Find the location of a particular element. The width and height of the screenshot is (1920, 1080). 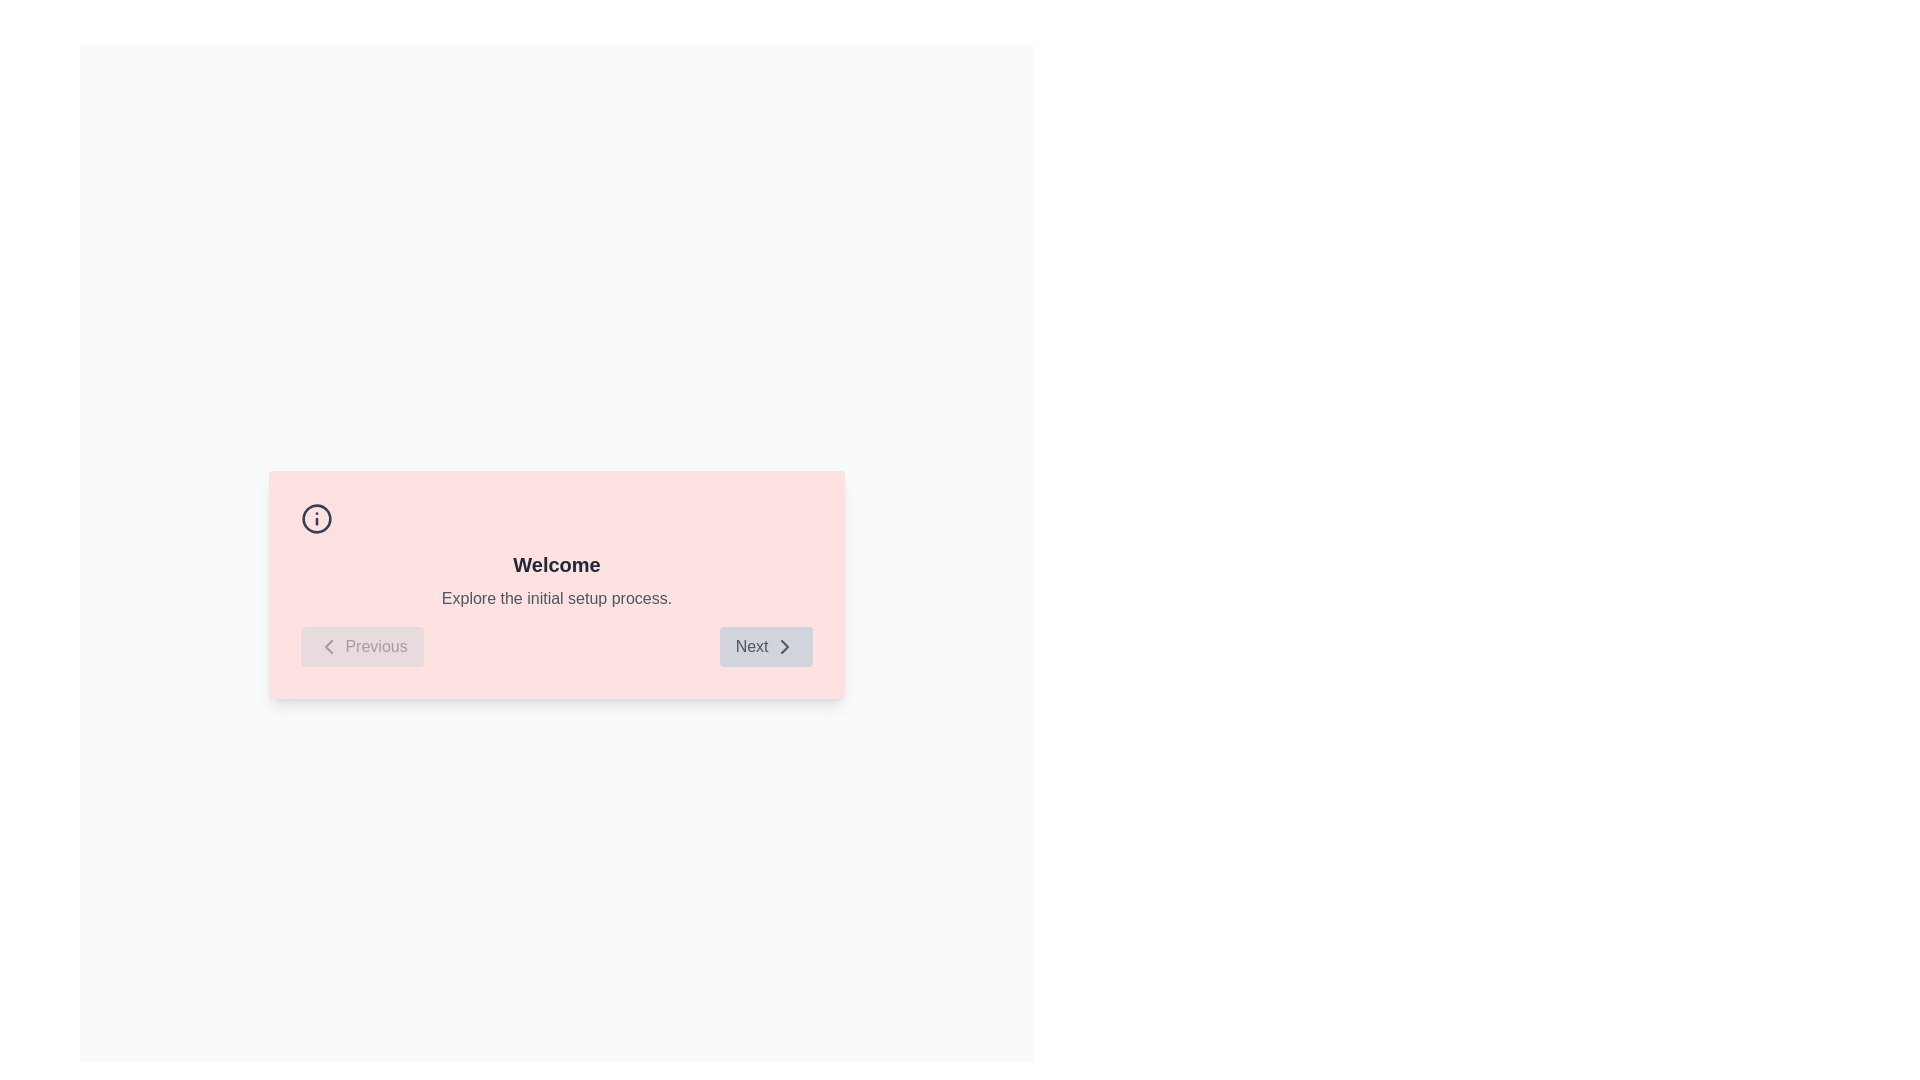

the 'Next' button, which is a rectangular button with a light gray background and gray text located in the bottom right corner of a pink dialog box is located at coordinates (765, 647).